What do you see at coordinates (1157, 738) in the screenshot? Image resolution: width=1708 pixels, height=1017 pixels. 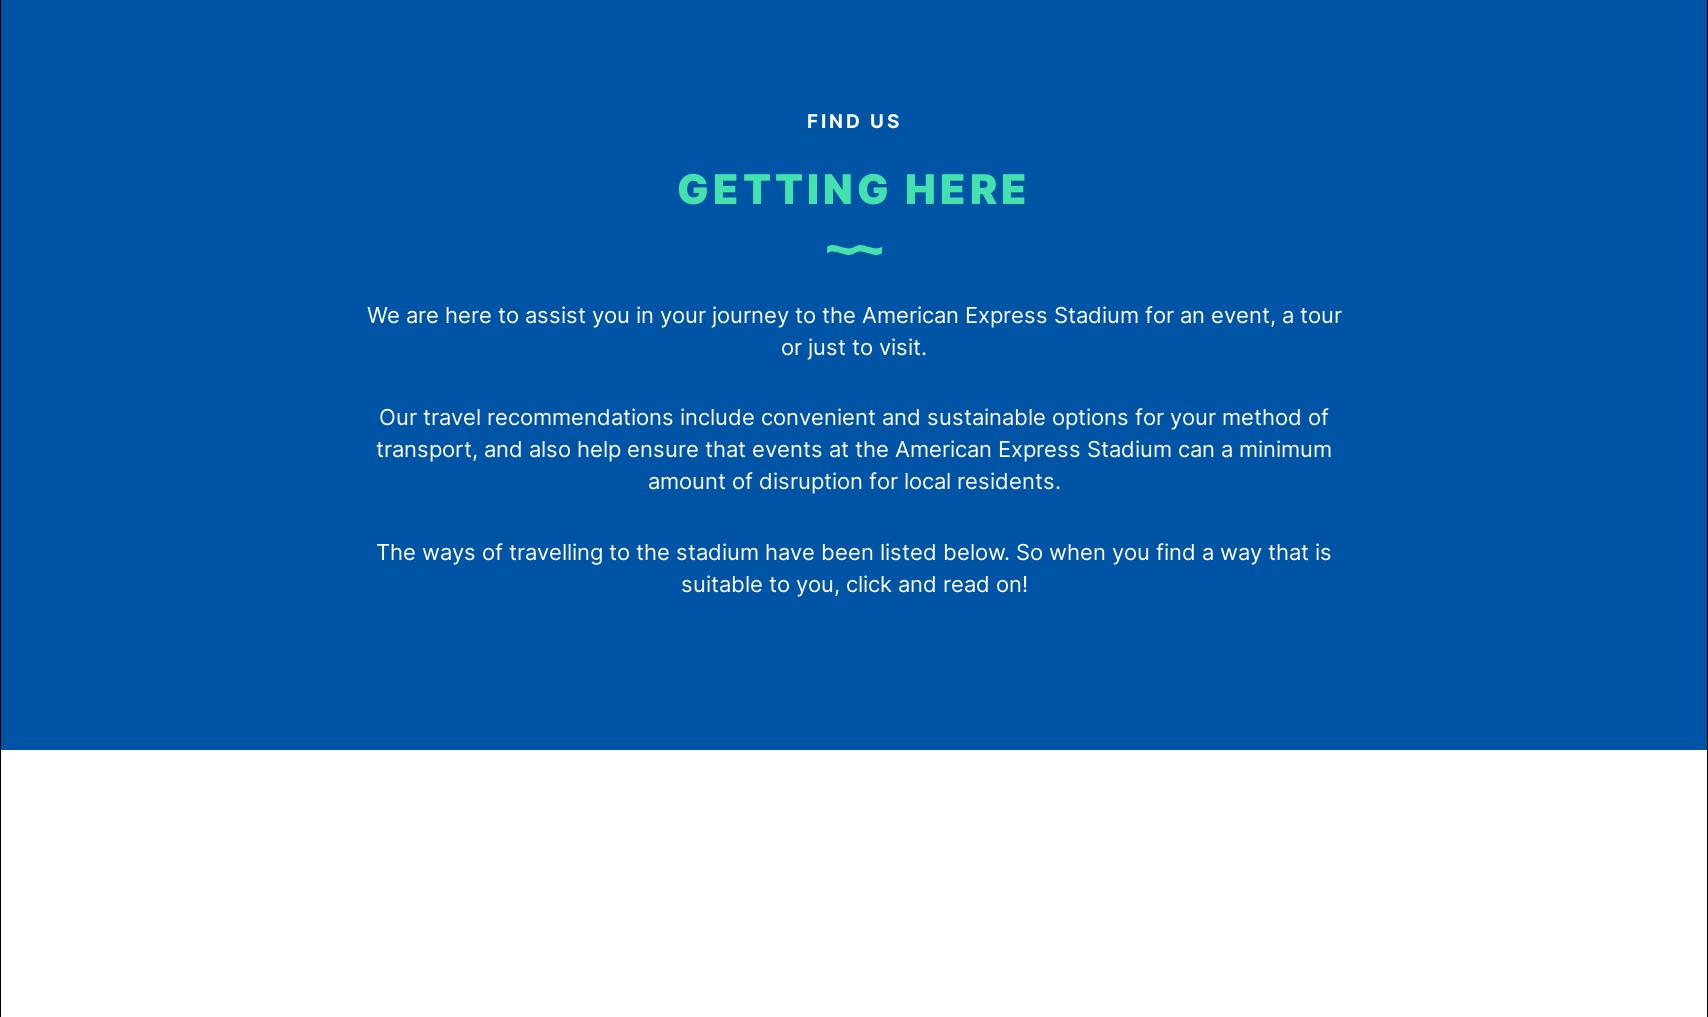 I see `'Site design & build by'` at bounding box center [1157, 738].